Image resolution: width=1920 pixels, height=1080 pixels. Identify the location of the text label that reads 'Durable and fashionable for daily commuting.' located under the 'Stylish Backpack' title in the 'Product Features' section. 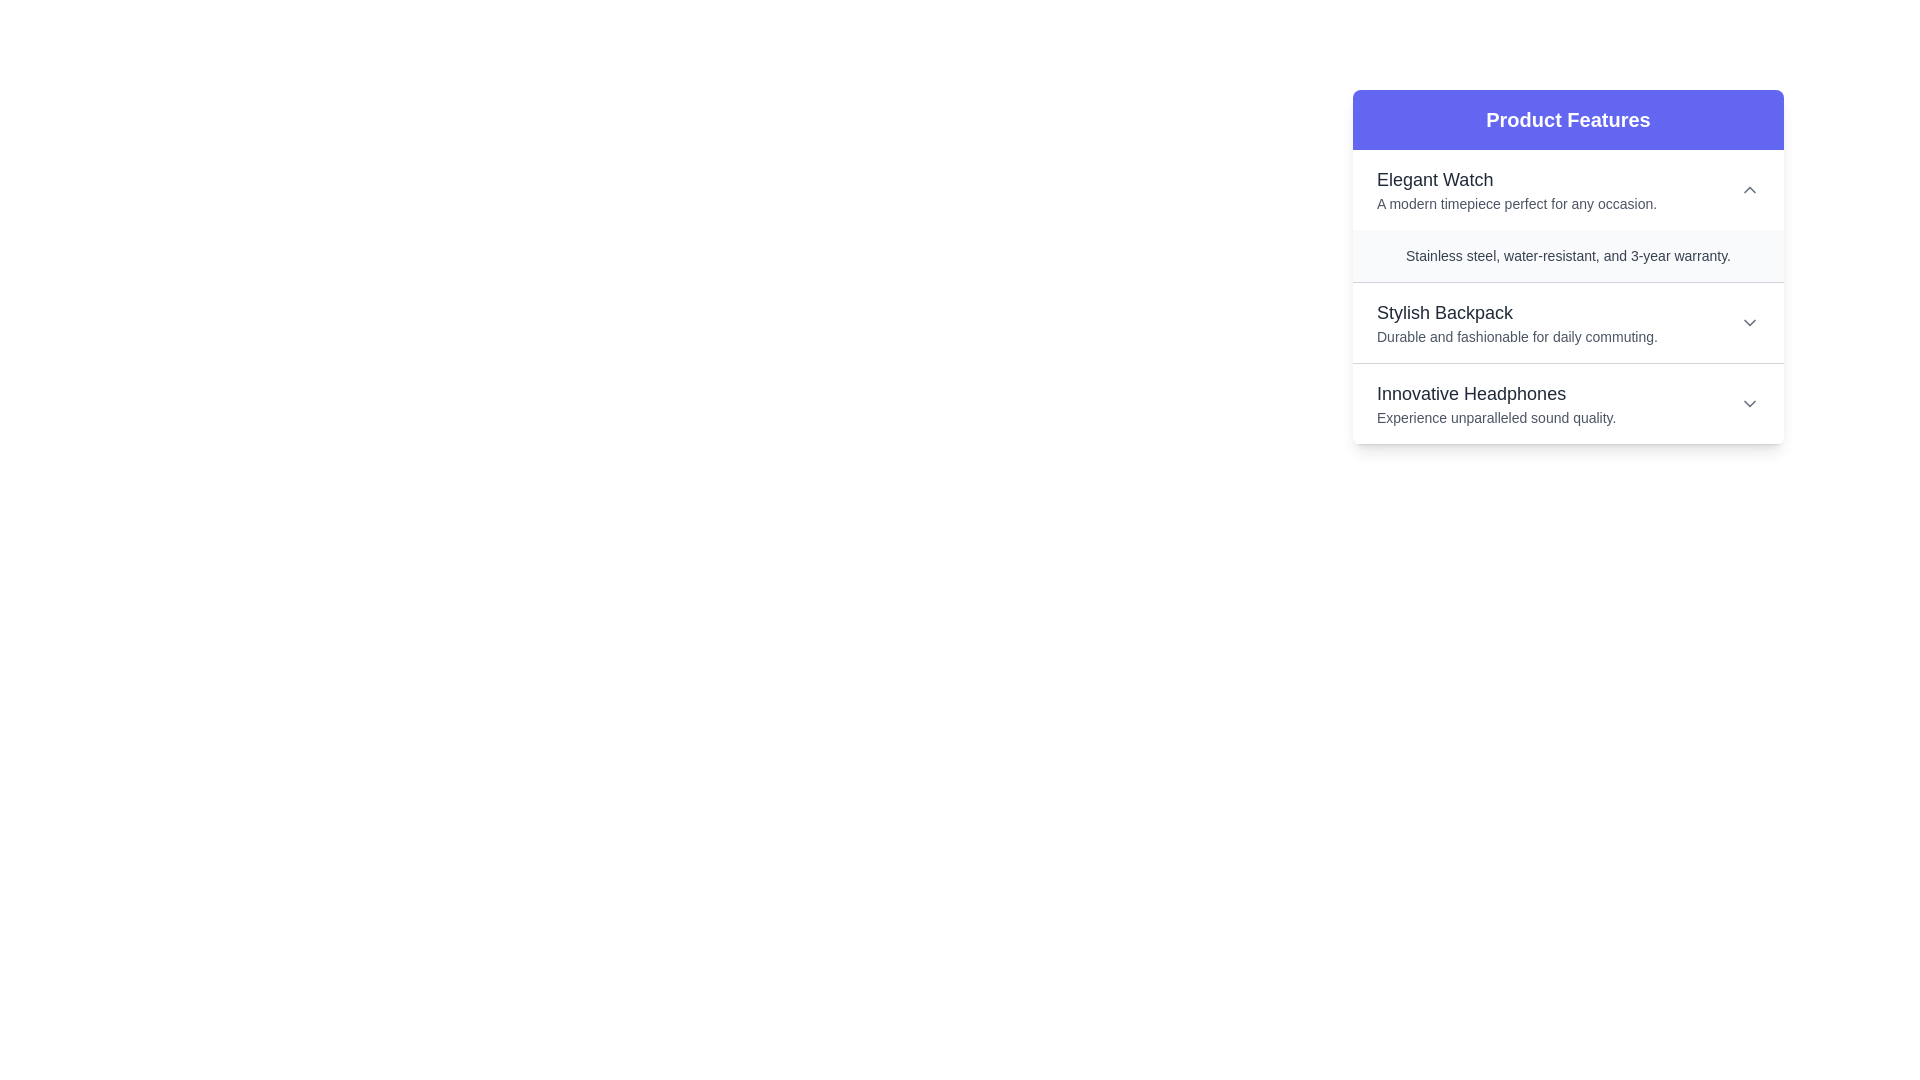
(1517, 335).